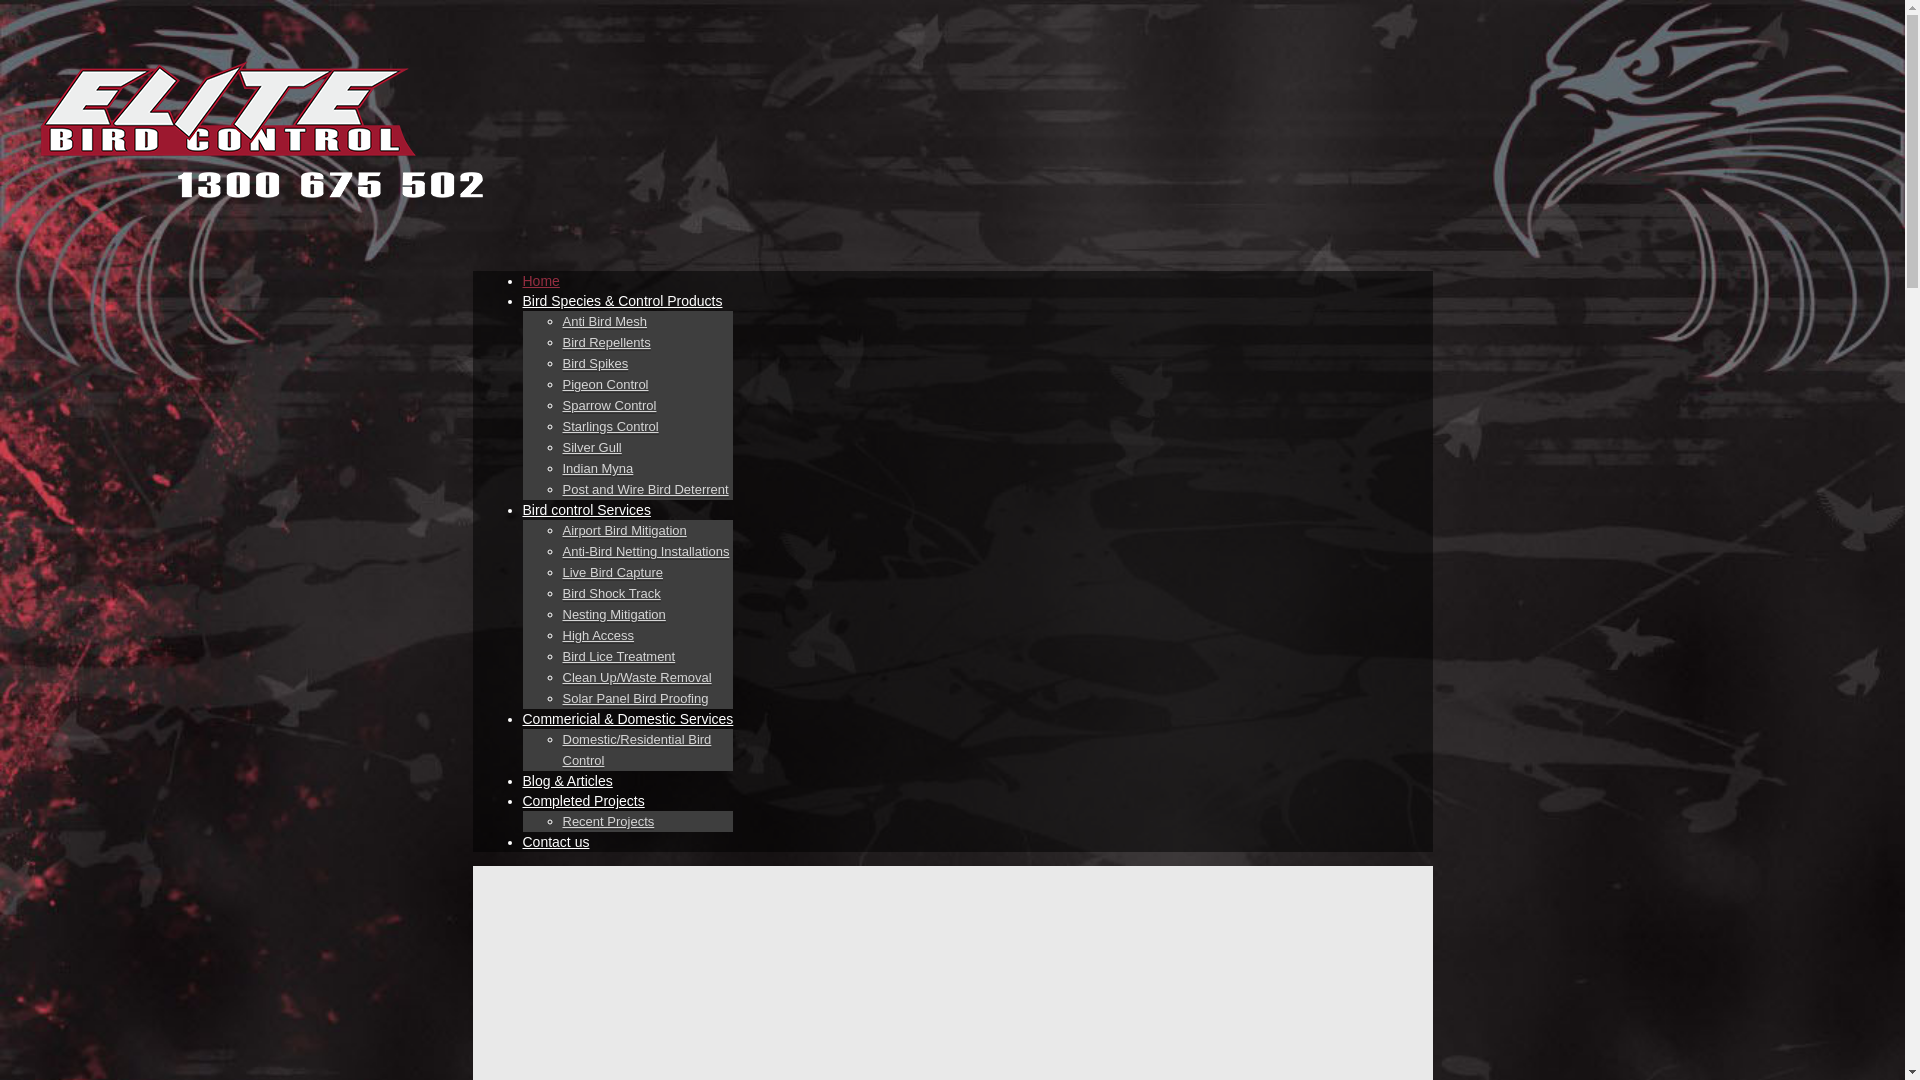 The image size is (1920, 1080). What do you see at coordinates (603, 385) in the screenshot?
I see `'Pigeon Control'` at bounding box center [603, 385].